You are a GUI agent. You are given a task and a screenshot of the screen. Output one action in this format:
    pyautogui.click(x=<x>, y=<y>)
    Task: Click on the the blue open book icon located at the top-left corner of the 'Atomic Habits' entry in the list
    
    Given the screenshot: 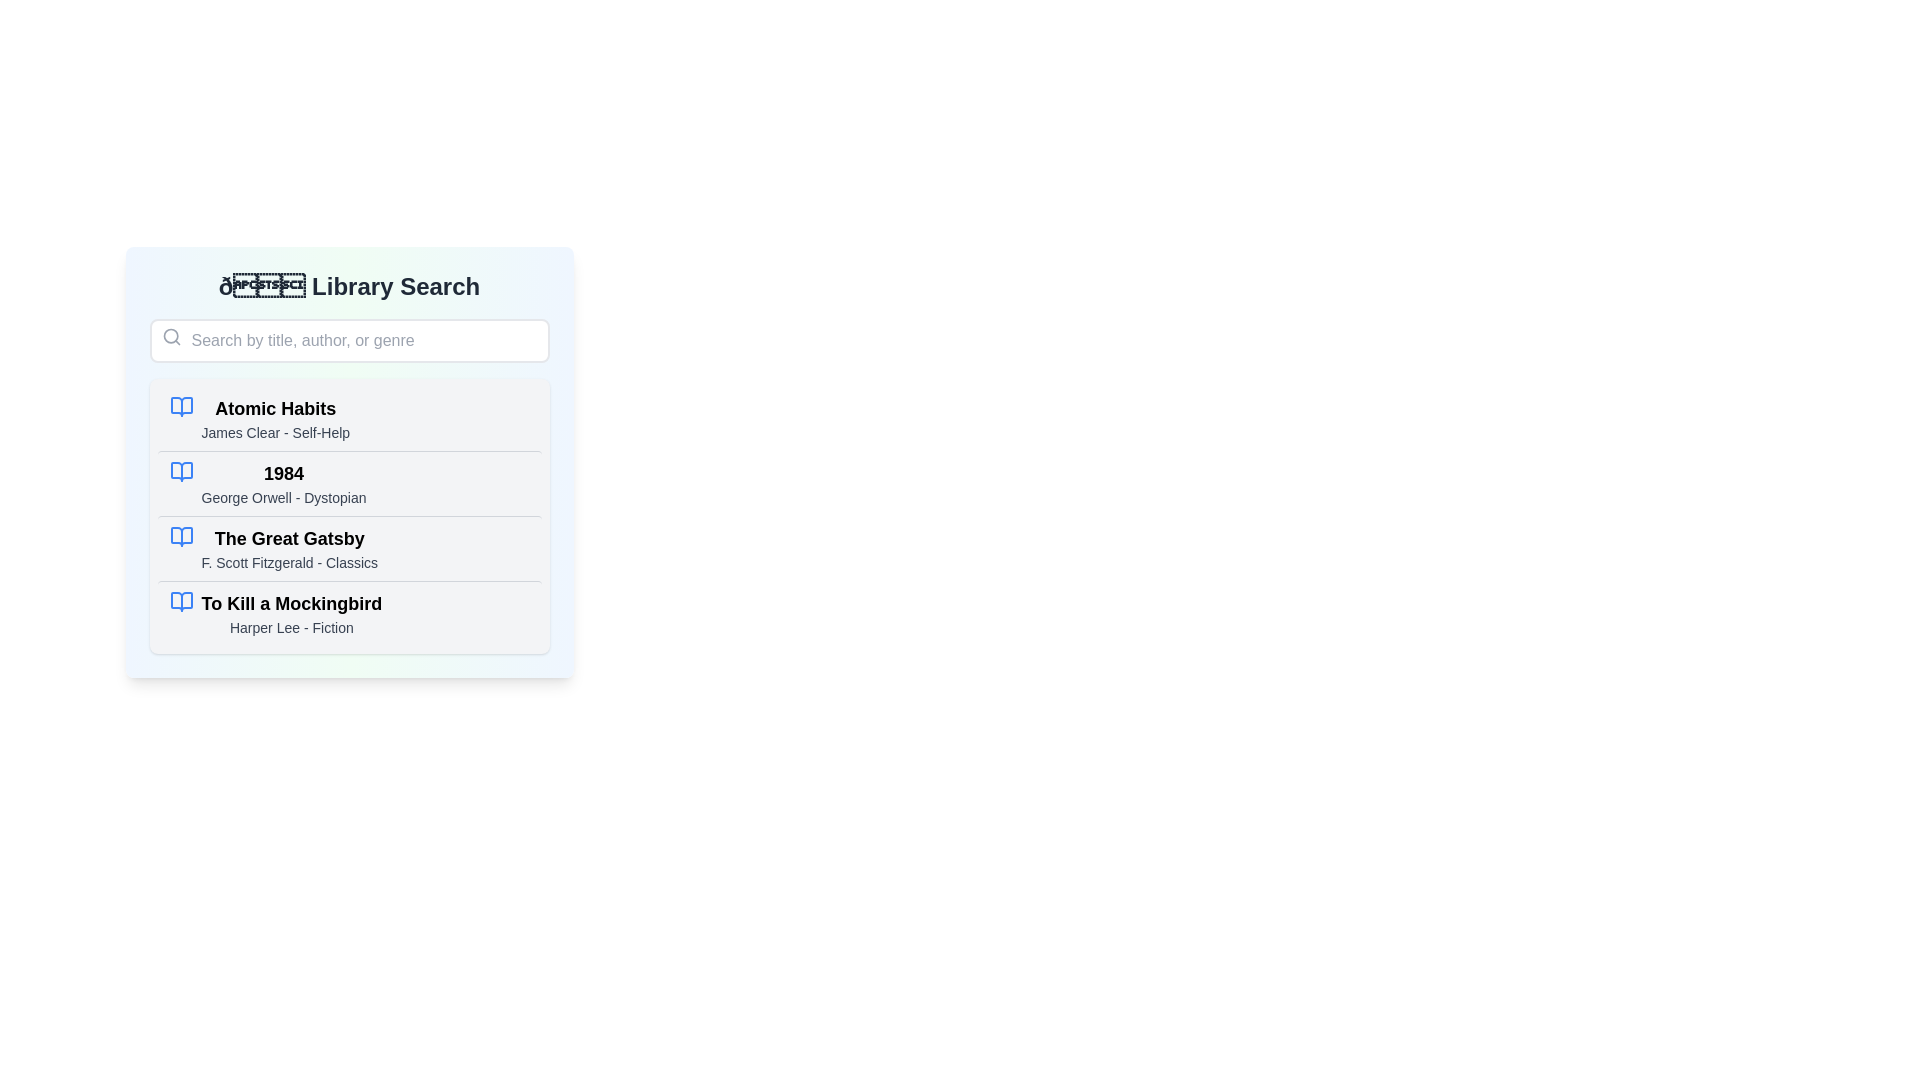 What is the action you would take?
    pyautogui.click(x=181, y=406)
    